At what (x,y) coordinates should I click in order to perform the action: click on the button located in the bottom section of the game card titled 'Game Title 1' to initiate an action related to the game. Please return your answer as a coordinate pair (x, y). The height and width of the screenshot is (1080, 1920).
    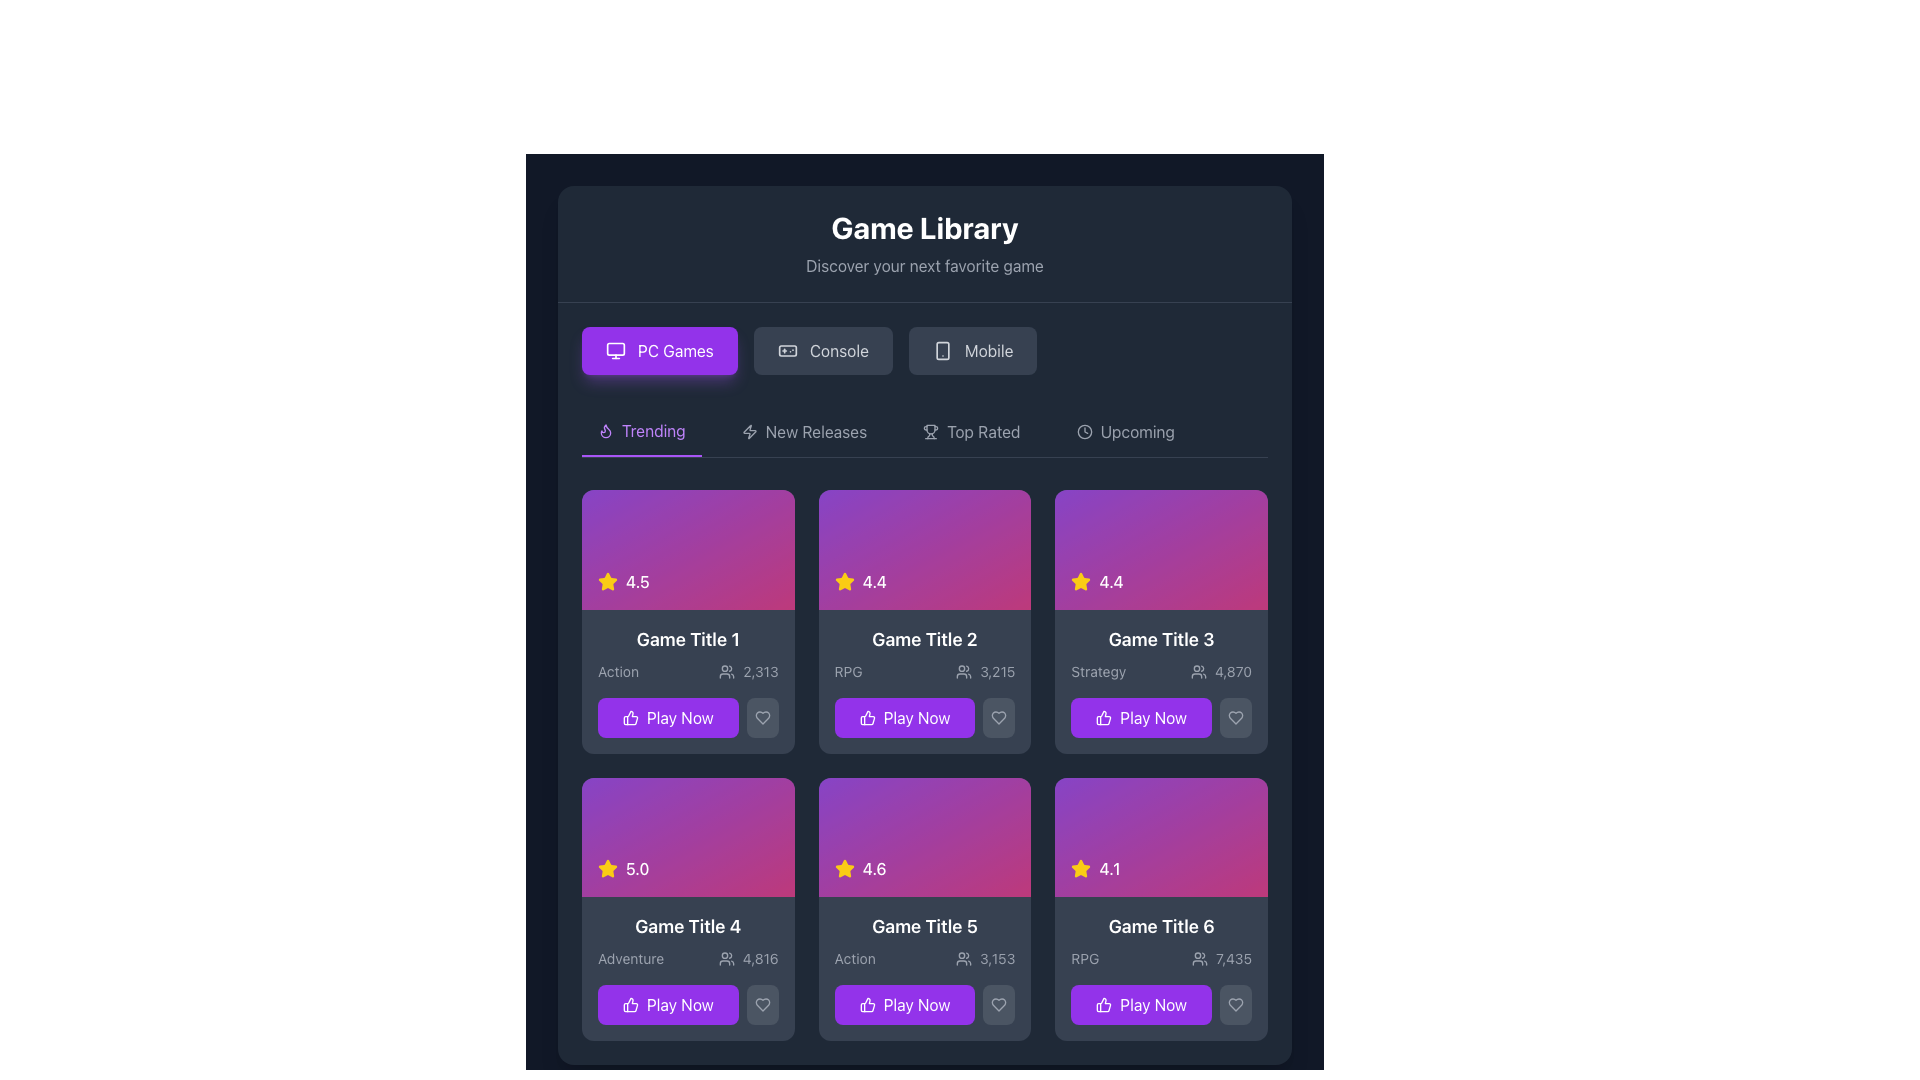
    Looking at the image, I should click on (688, 716).